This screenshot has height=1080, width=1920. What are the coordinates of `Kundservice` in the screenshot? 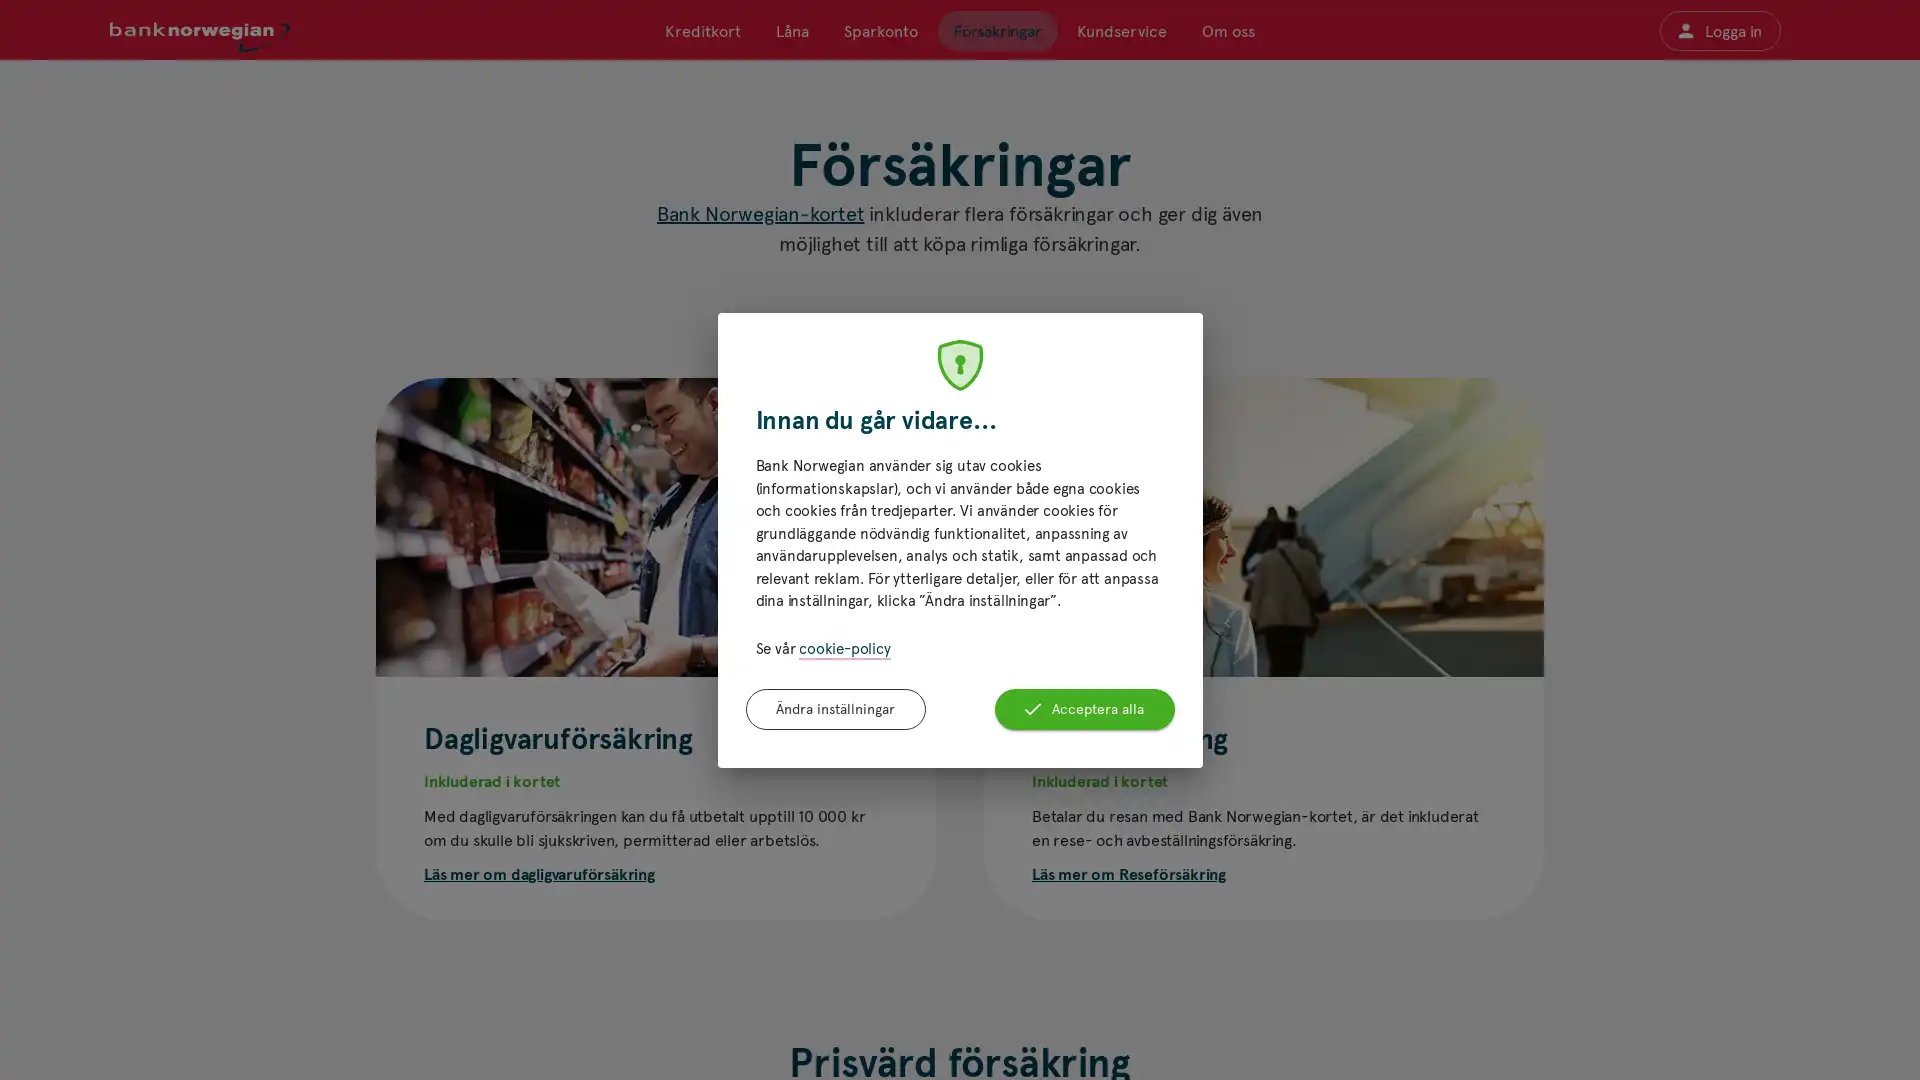 It's located at (1121, 30).